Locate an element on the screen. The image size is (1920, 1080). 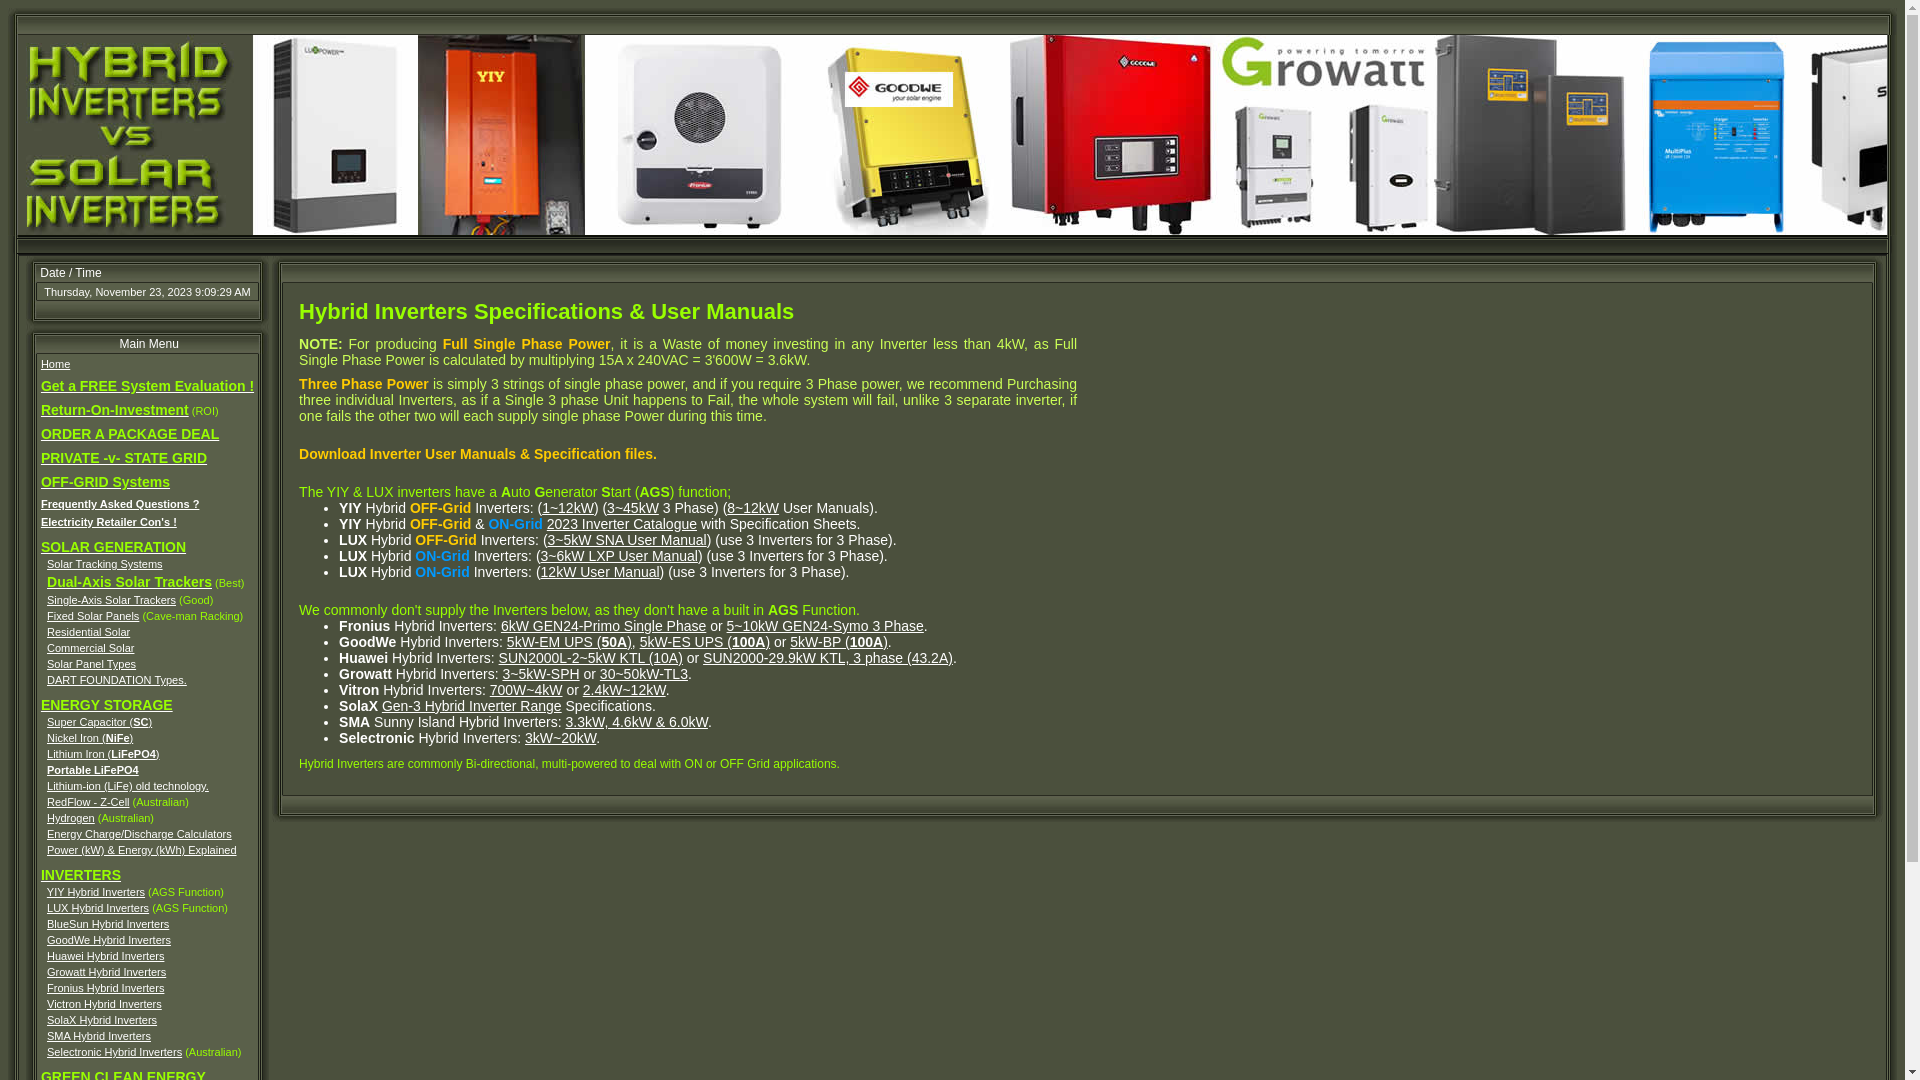
'5kW-ES UPS (100A)' is located at coordinates (705, 641).